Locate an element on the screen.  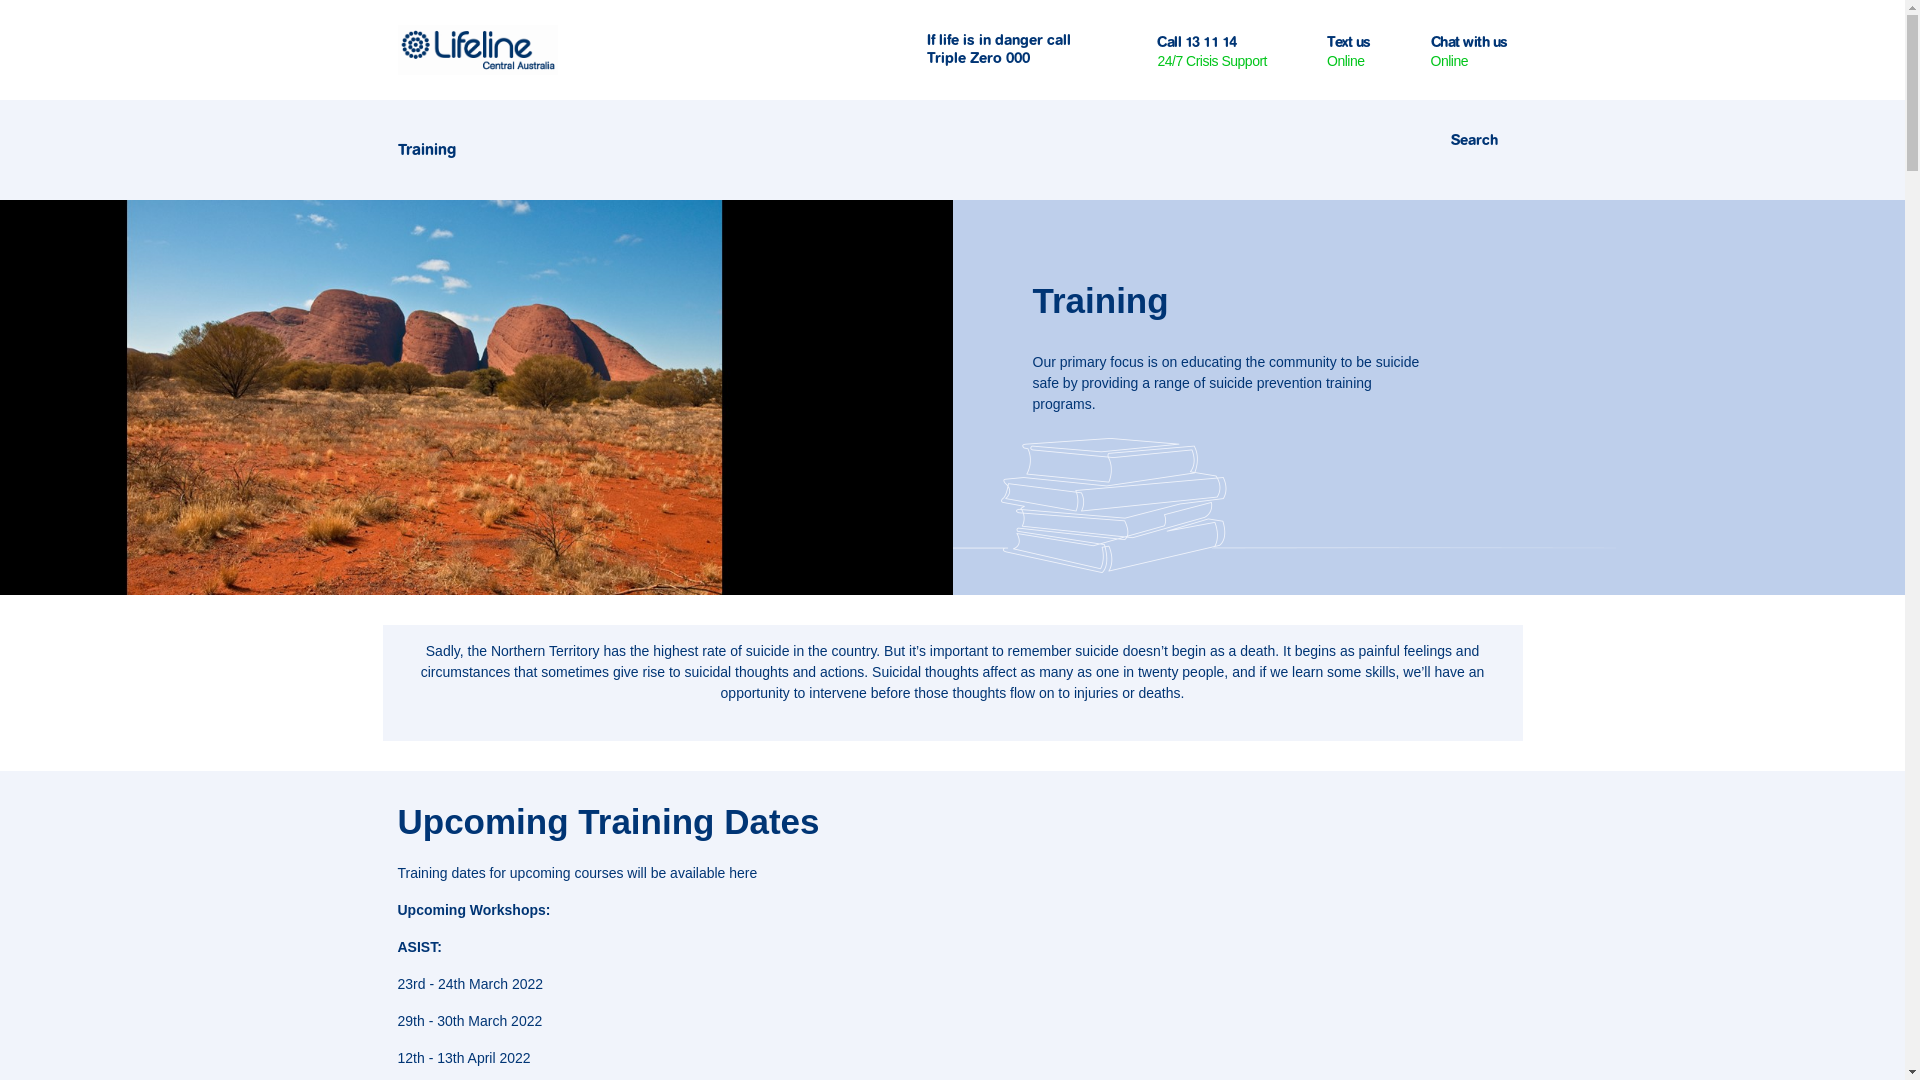
'Training' is located at coordinates (435, 149).